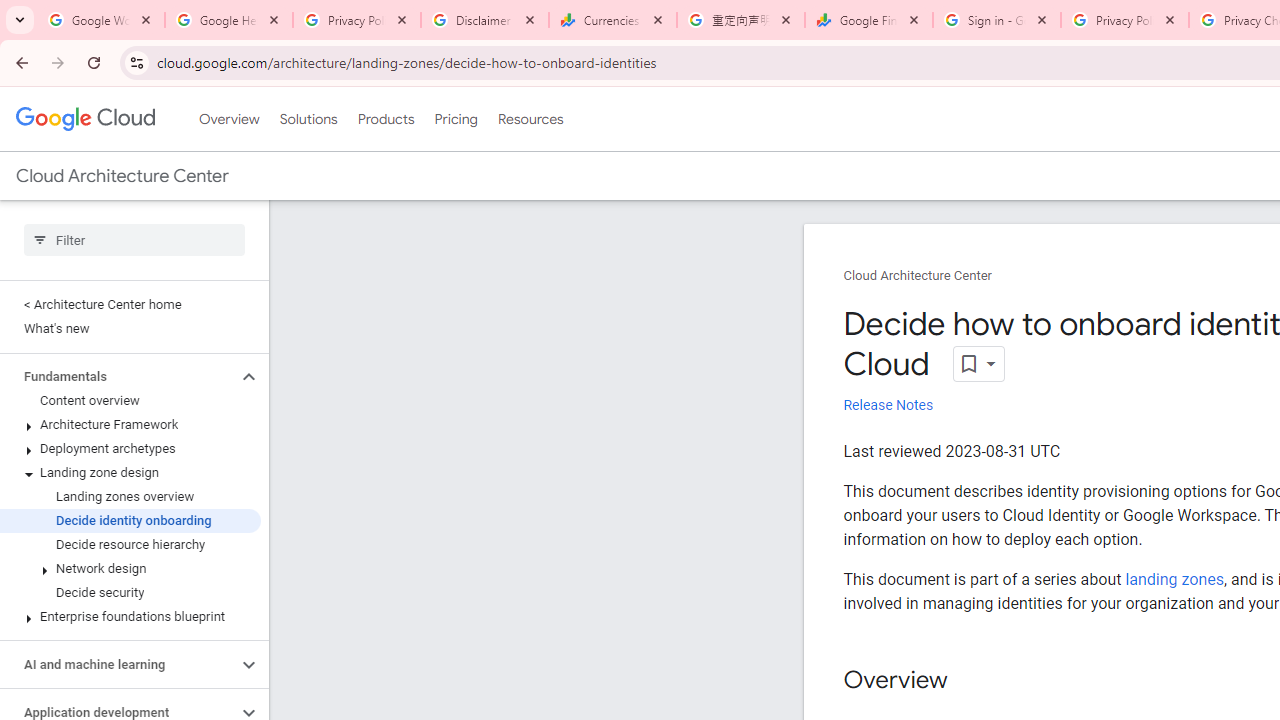  I want to click on 'Resources', so click(530, 119).